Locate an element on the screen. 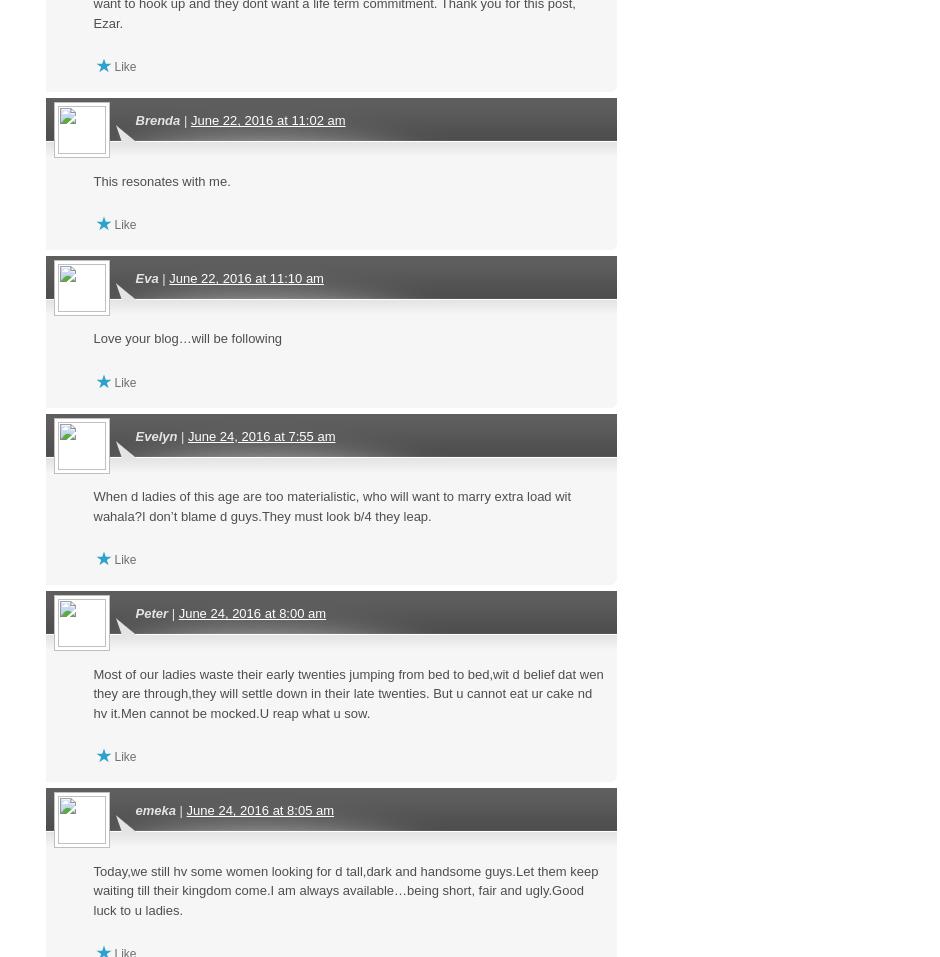 Image resolution: width=940 pixels, height=957 pixels. 'Brenda' is located at coordinates (133, 120).